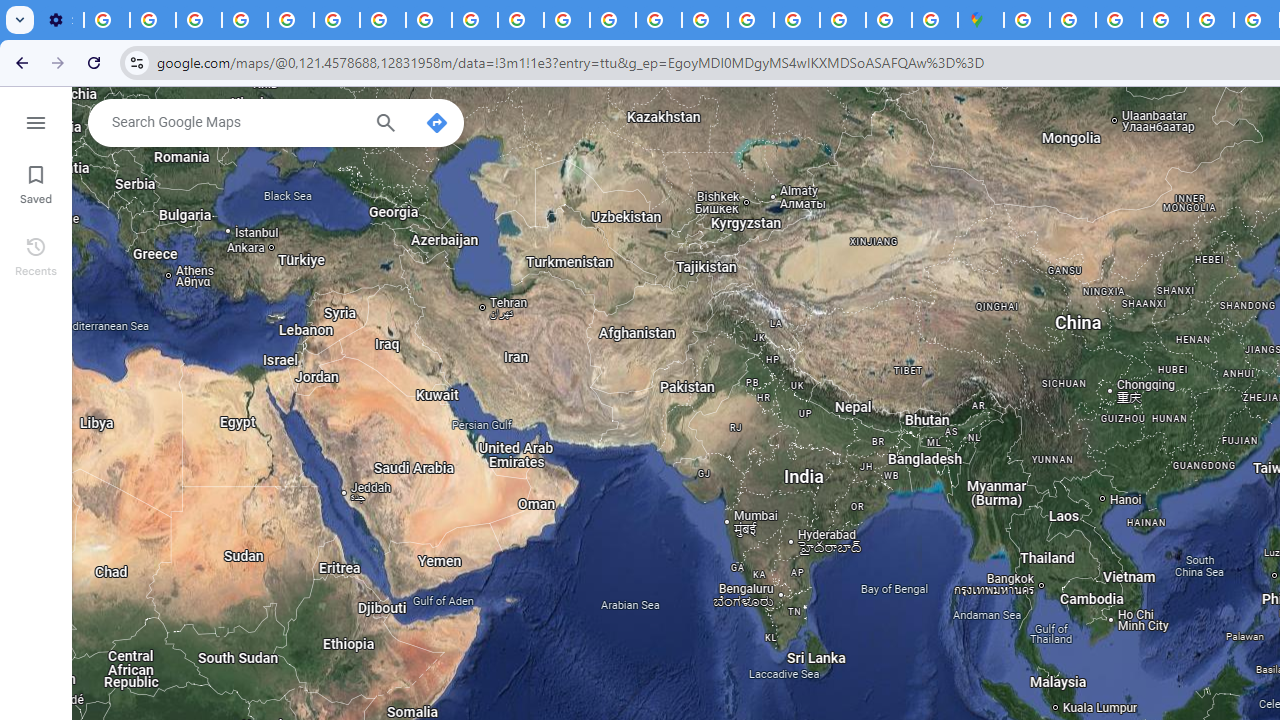 This screenshot has height=720, width=1280. What do you see at coordinates (385, 125) in the screenshot?
I see `'Search'` at bounding box center [385, 125].